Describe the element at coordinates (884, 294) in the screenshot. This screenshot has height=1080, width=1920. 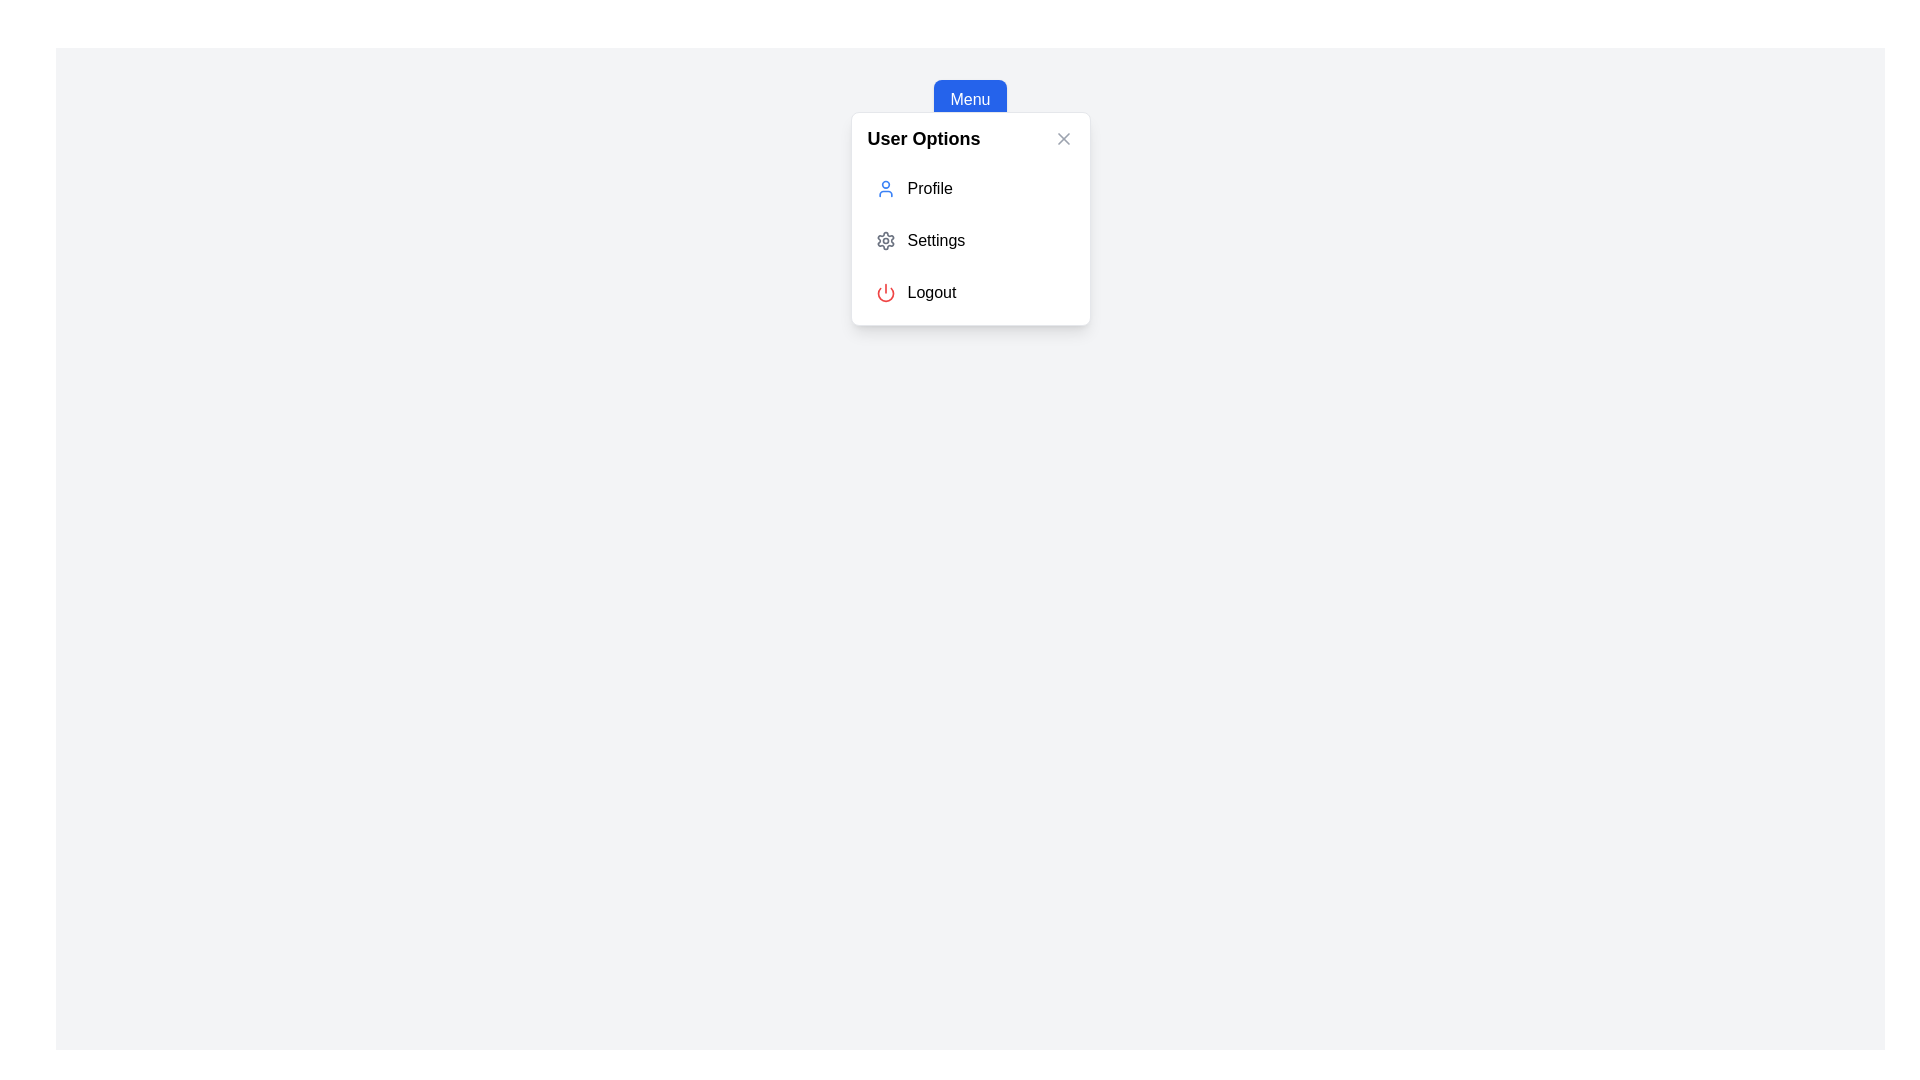
I see `the lower part of the SVG power button icon, which is circular and styled in red` at that location.